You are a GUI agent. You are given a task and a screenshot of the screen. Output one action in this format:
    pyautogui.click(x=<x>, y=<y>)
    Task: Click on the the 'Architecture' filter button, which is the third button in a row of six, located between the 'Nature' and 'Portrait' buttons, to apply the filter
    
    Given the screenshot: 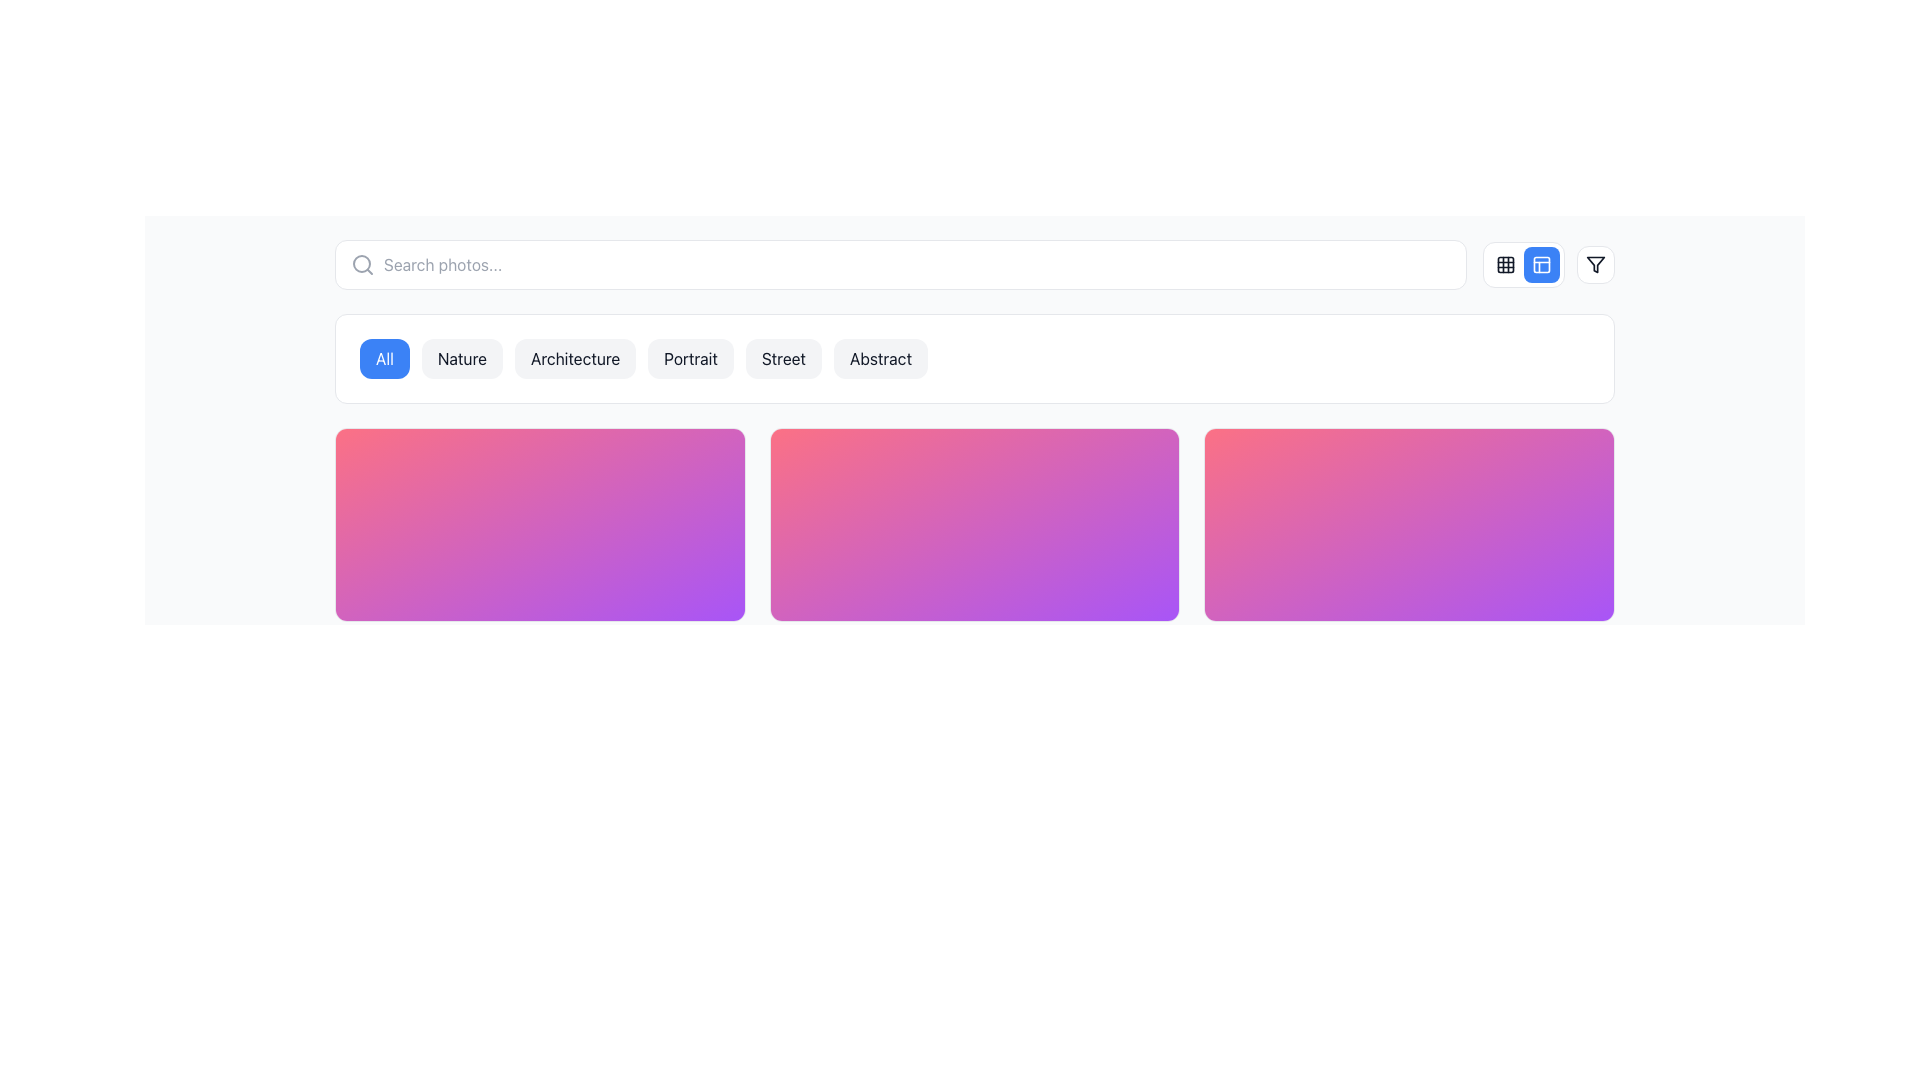 What is the action you would take?
    pyautogui.click(x=574, y=357)
    